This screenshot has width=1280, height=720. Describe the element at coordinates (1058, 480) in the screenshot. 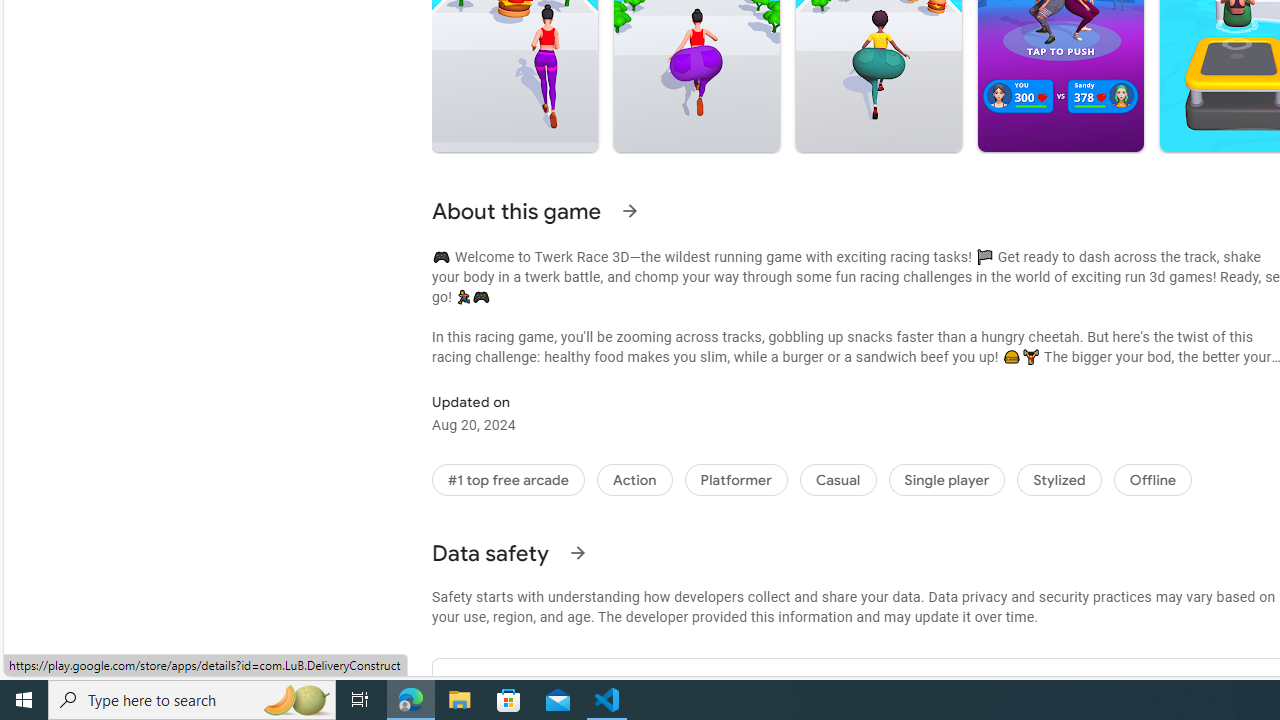

I see `'Stylized'` at that location.